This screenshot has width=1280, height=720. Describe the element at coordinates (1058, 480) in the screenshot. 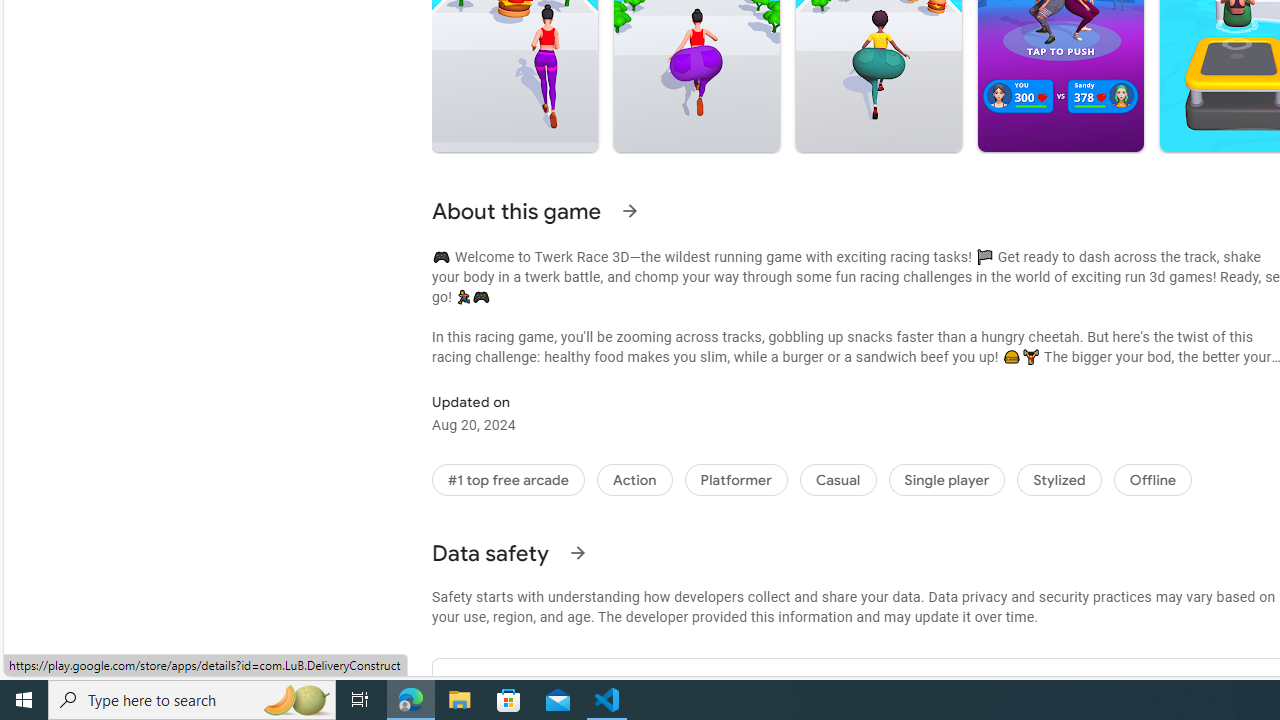

I see `'Stylized'` at that location.